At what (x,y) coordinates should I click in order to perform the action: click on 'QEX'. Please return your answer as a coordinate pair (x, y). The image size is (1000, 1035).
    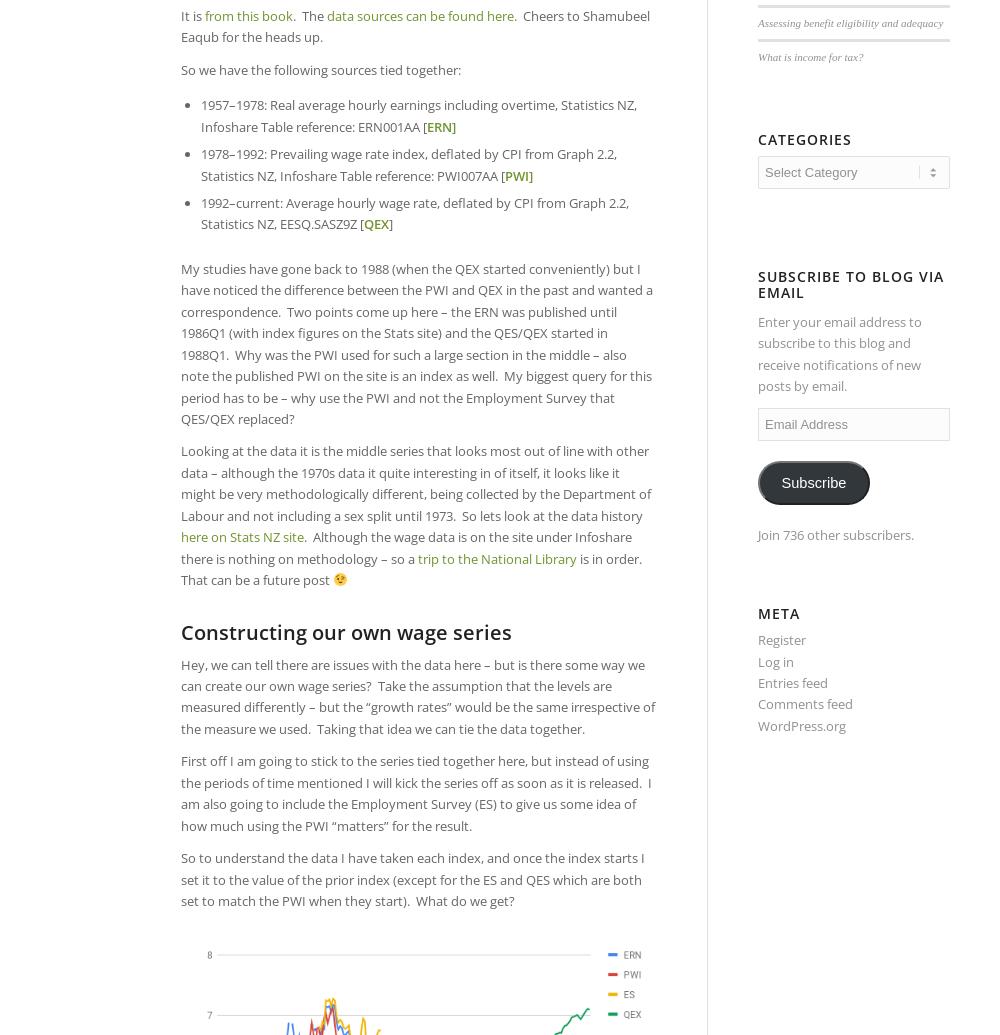
    Looking at the image, I should click on (376, 223).